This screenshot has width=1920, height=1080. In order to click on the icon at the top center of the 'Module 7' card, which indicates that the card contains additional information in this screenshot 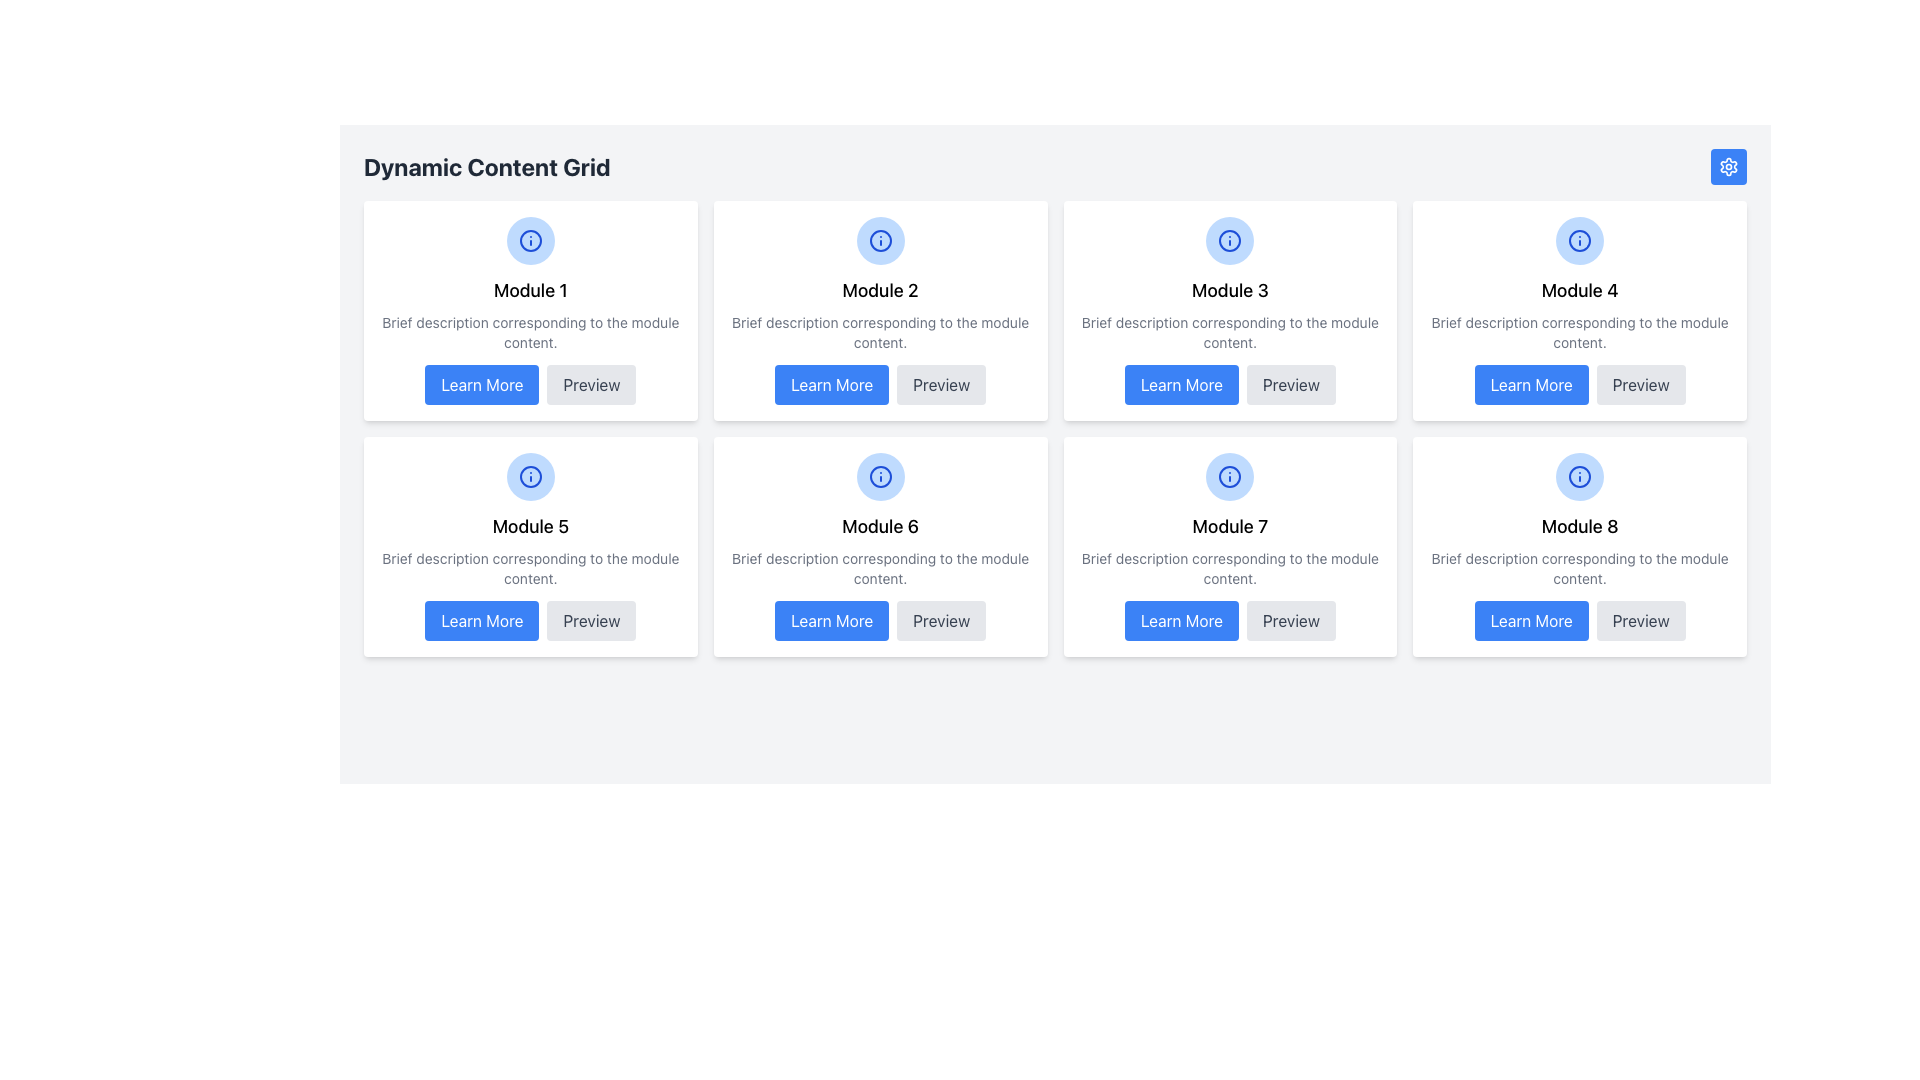, I will do `click(1229, 477)`.